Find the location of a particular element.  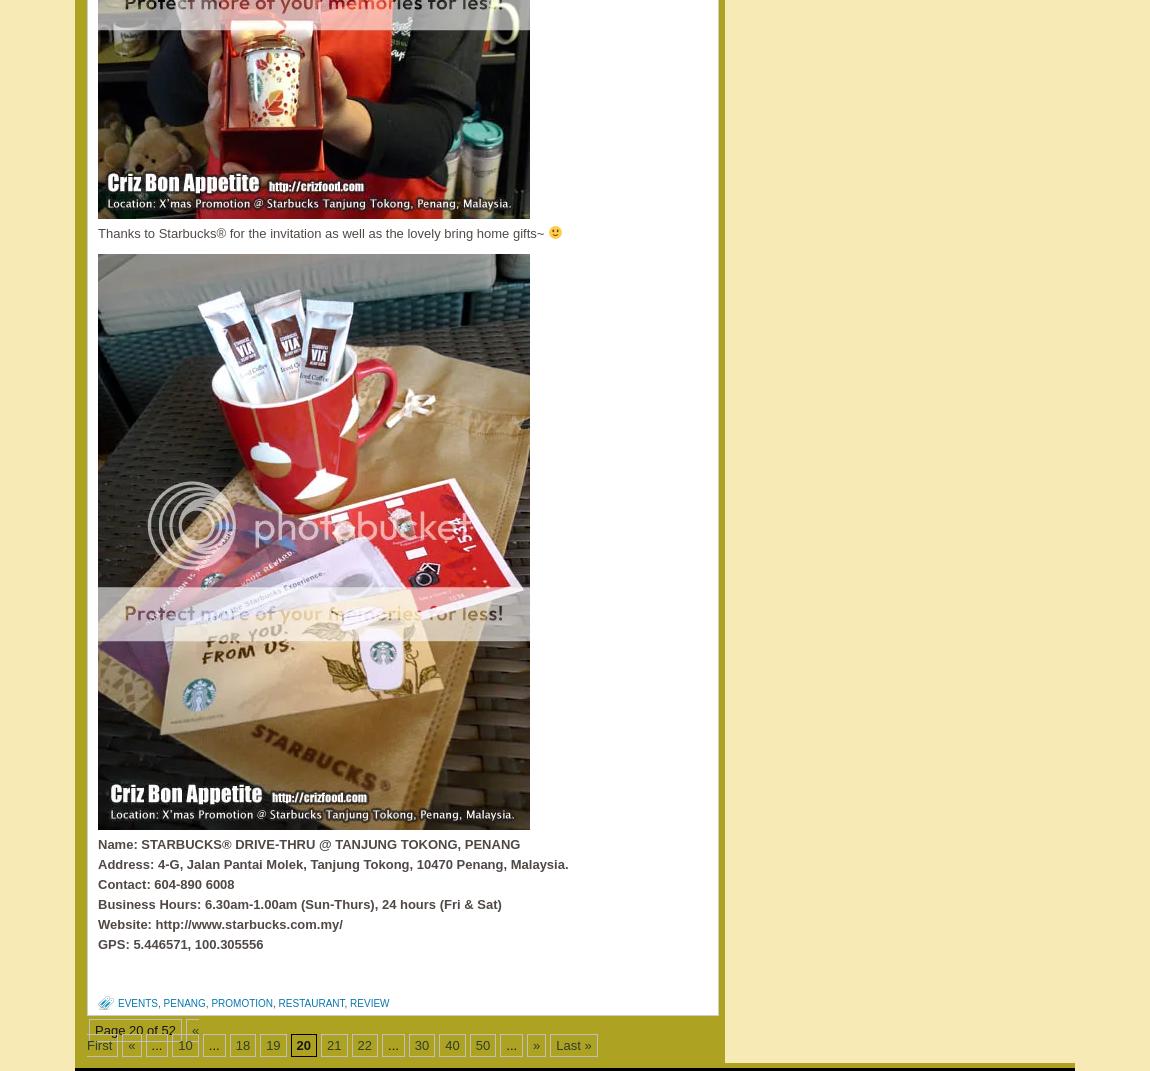

'Last »' is located at coordinates (573, 1045).